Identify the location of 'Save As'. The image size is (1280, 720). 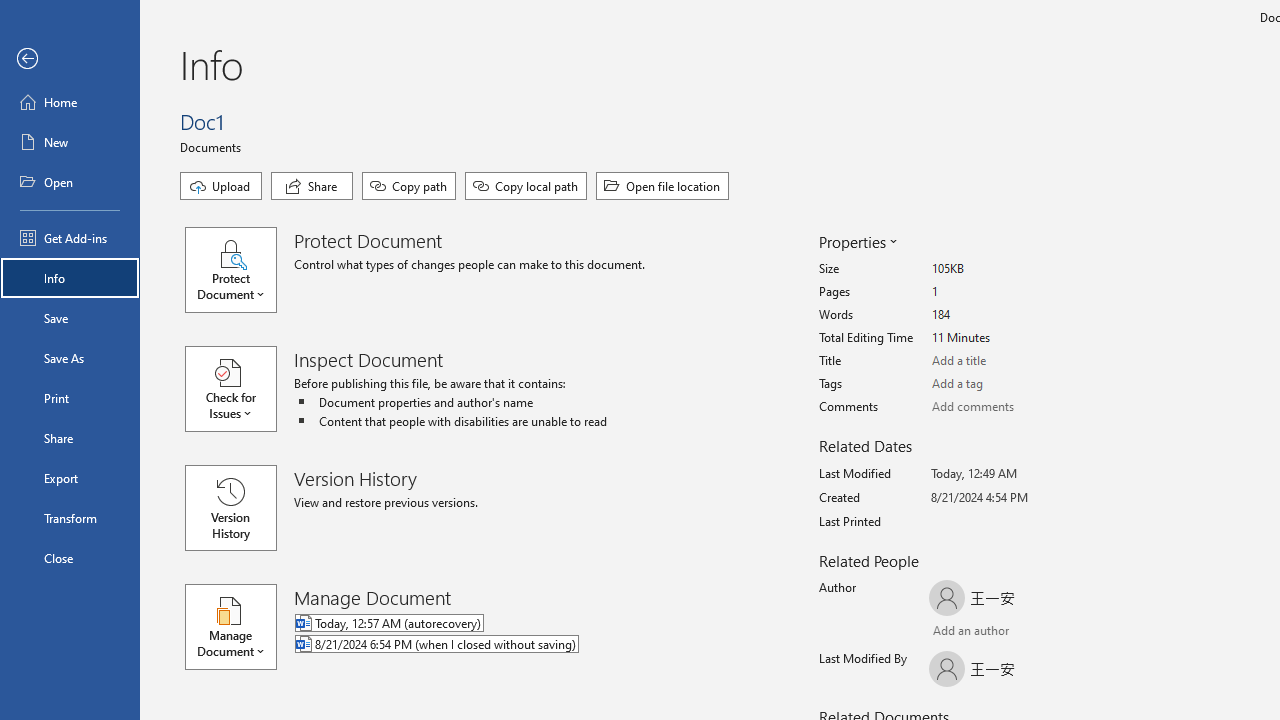
(69, 356).